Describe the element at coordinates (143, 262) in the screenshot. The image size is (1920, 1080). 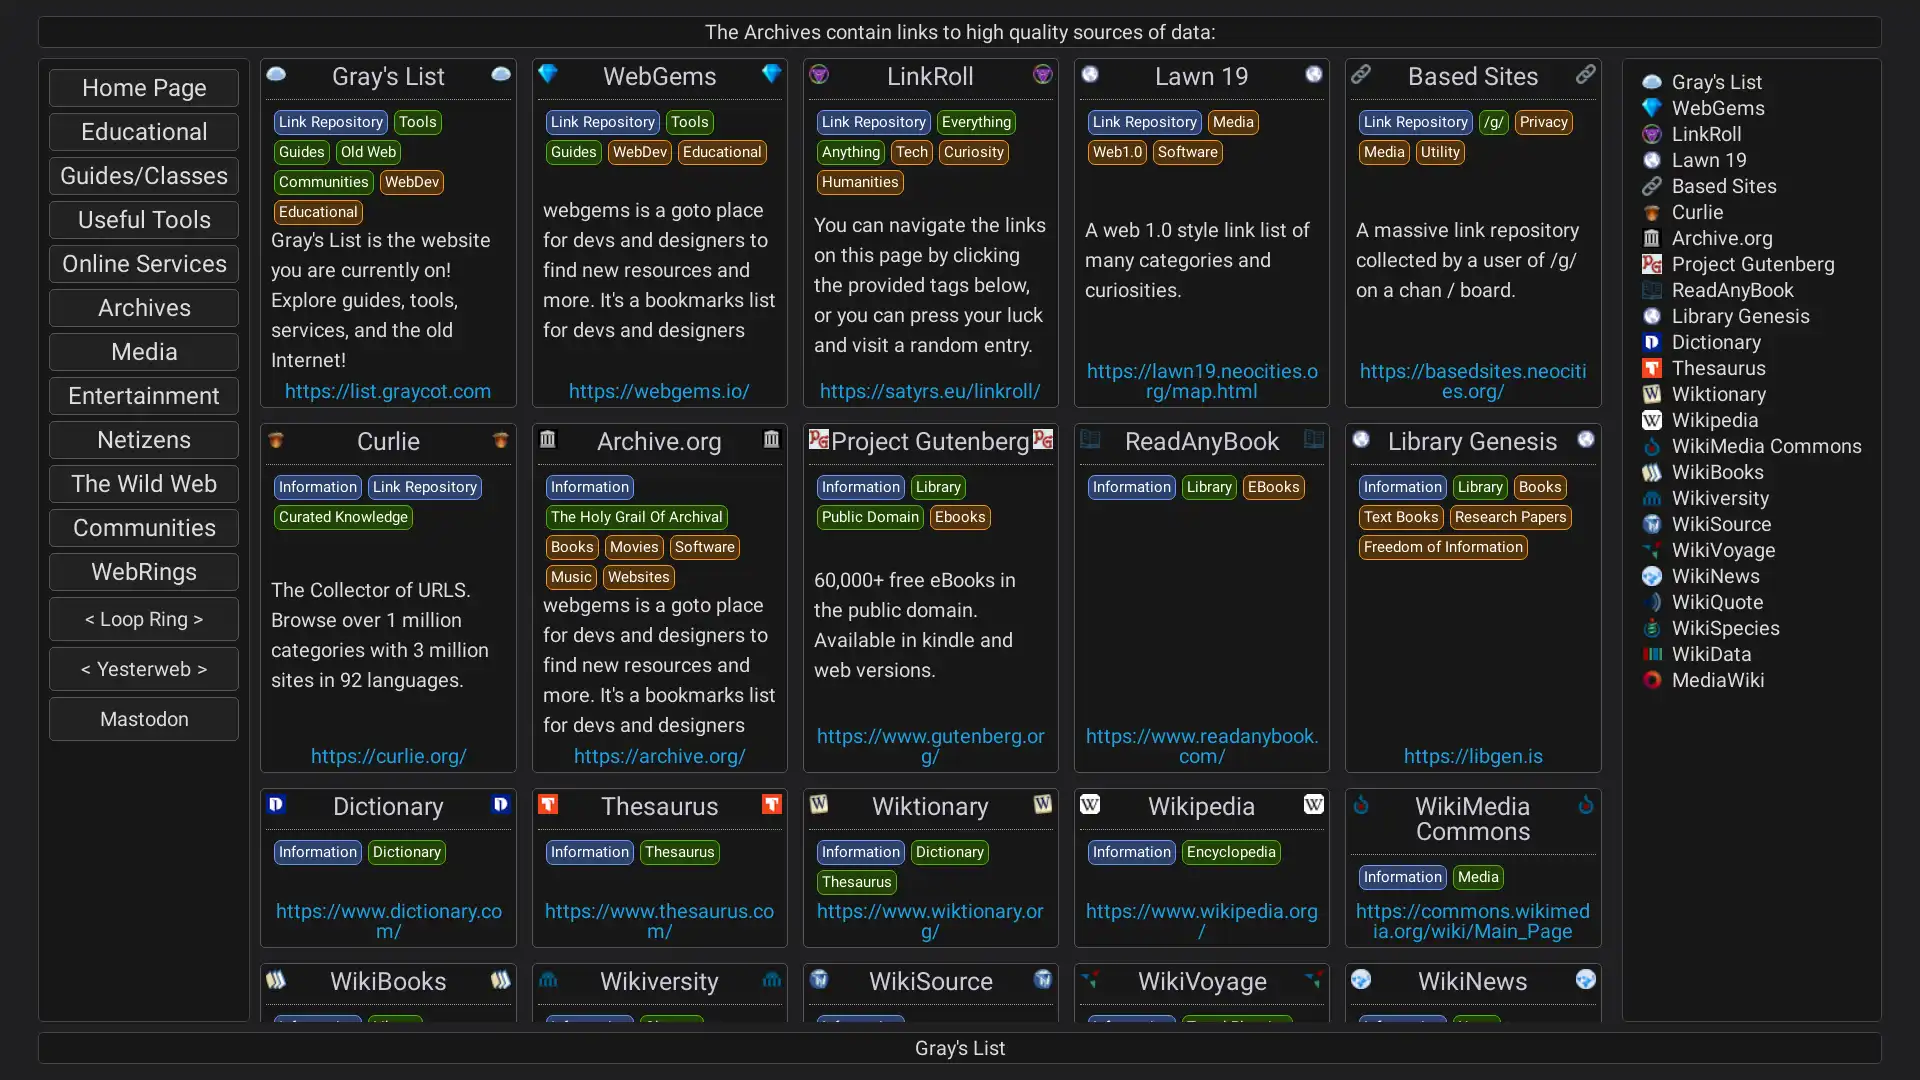
I see `Online Services` at that location.